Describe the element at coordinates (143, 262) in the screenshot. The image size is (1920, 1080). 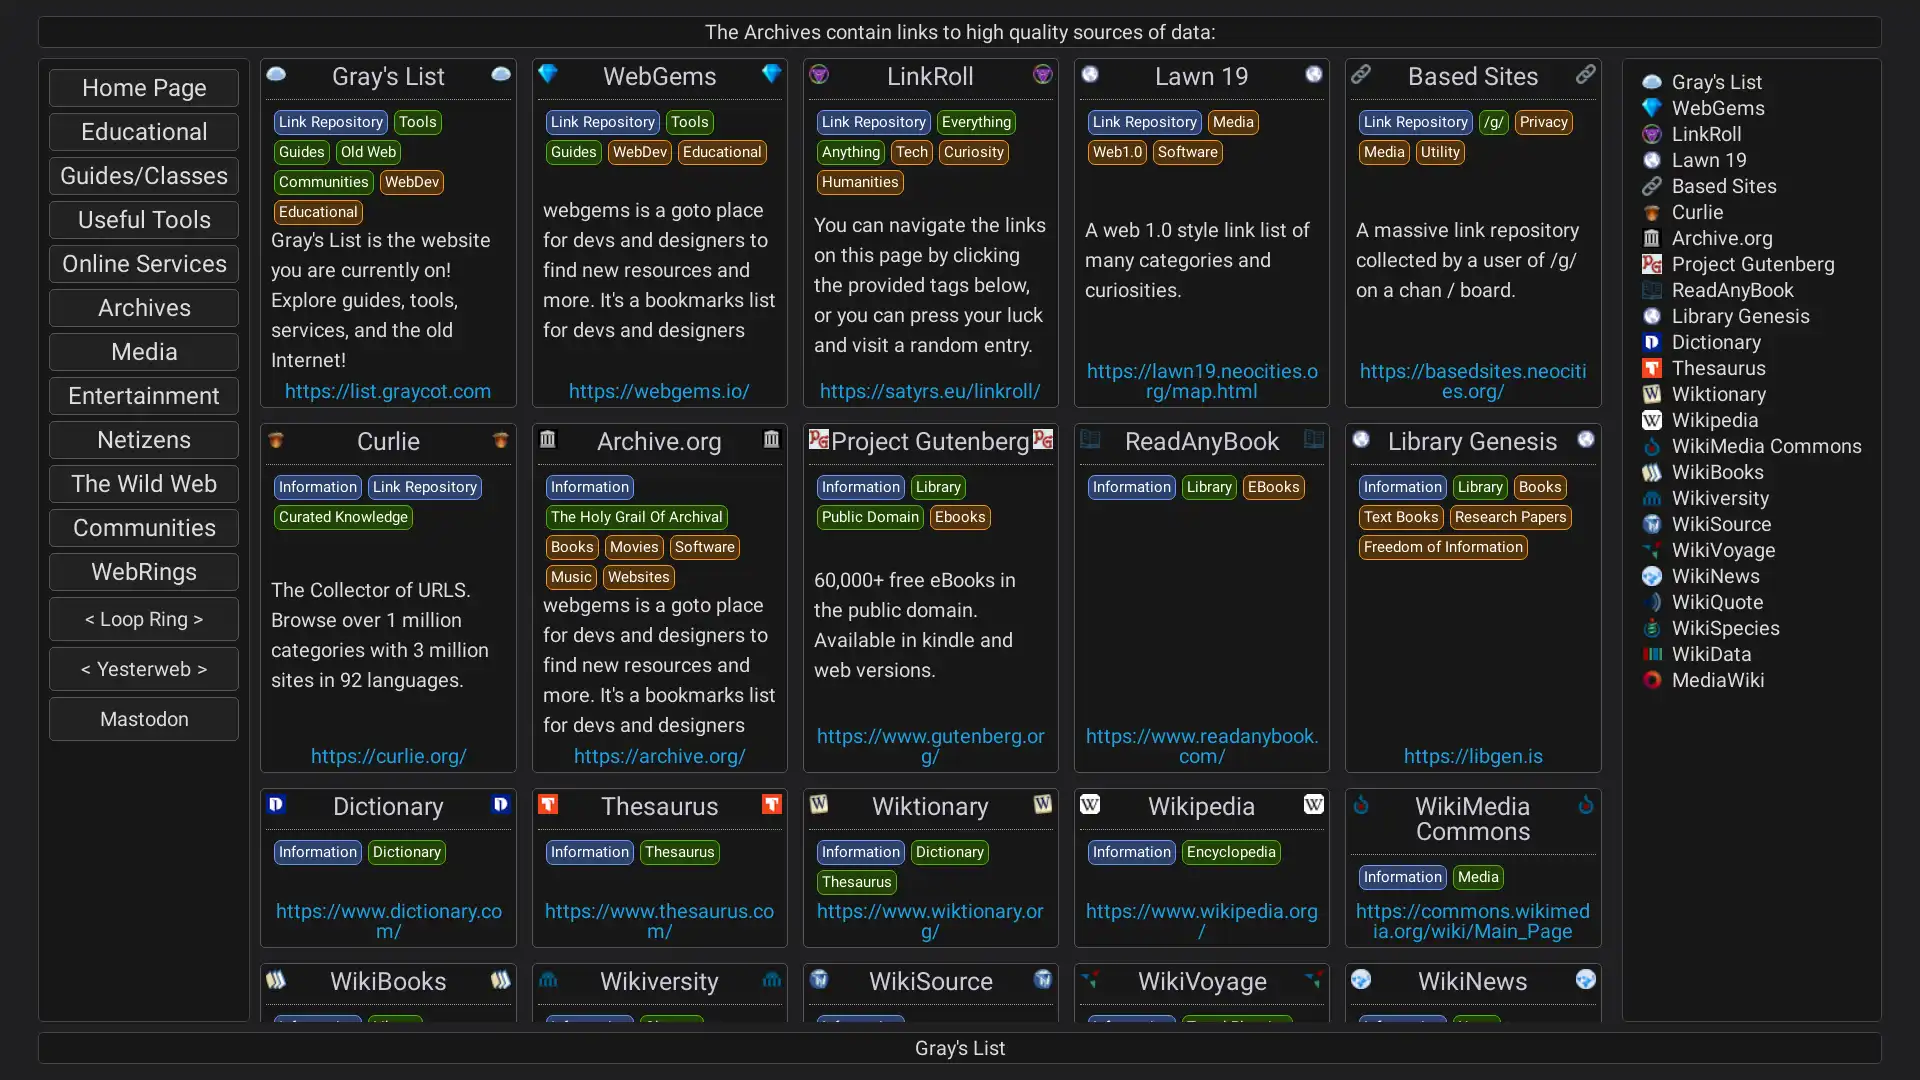
I see `Online Services` at that location.